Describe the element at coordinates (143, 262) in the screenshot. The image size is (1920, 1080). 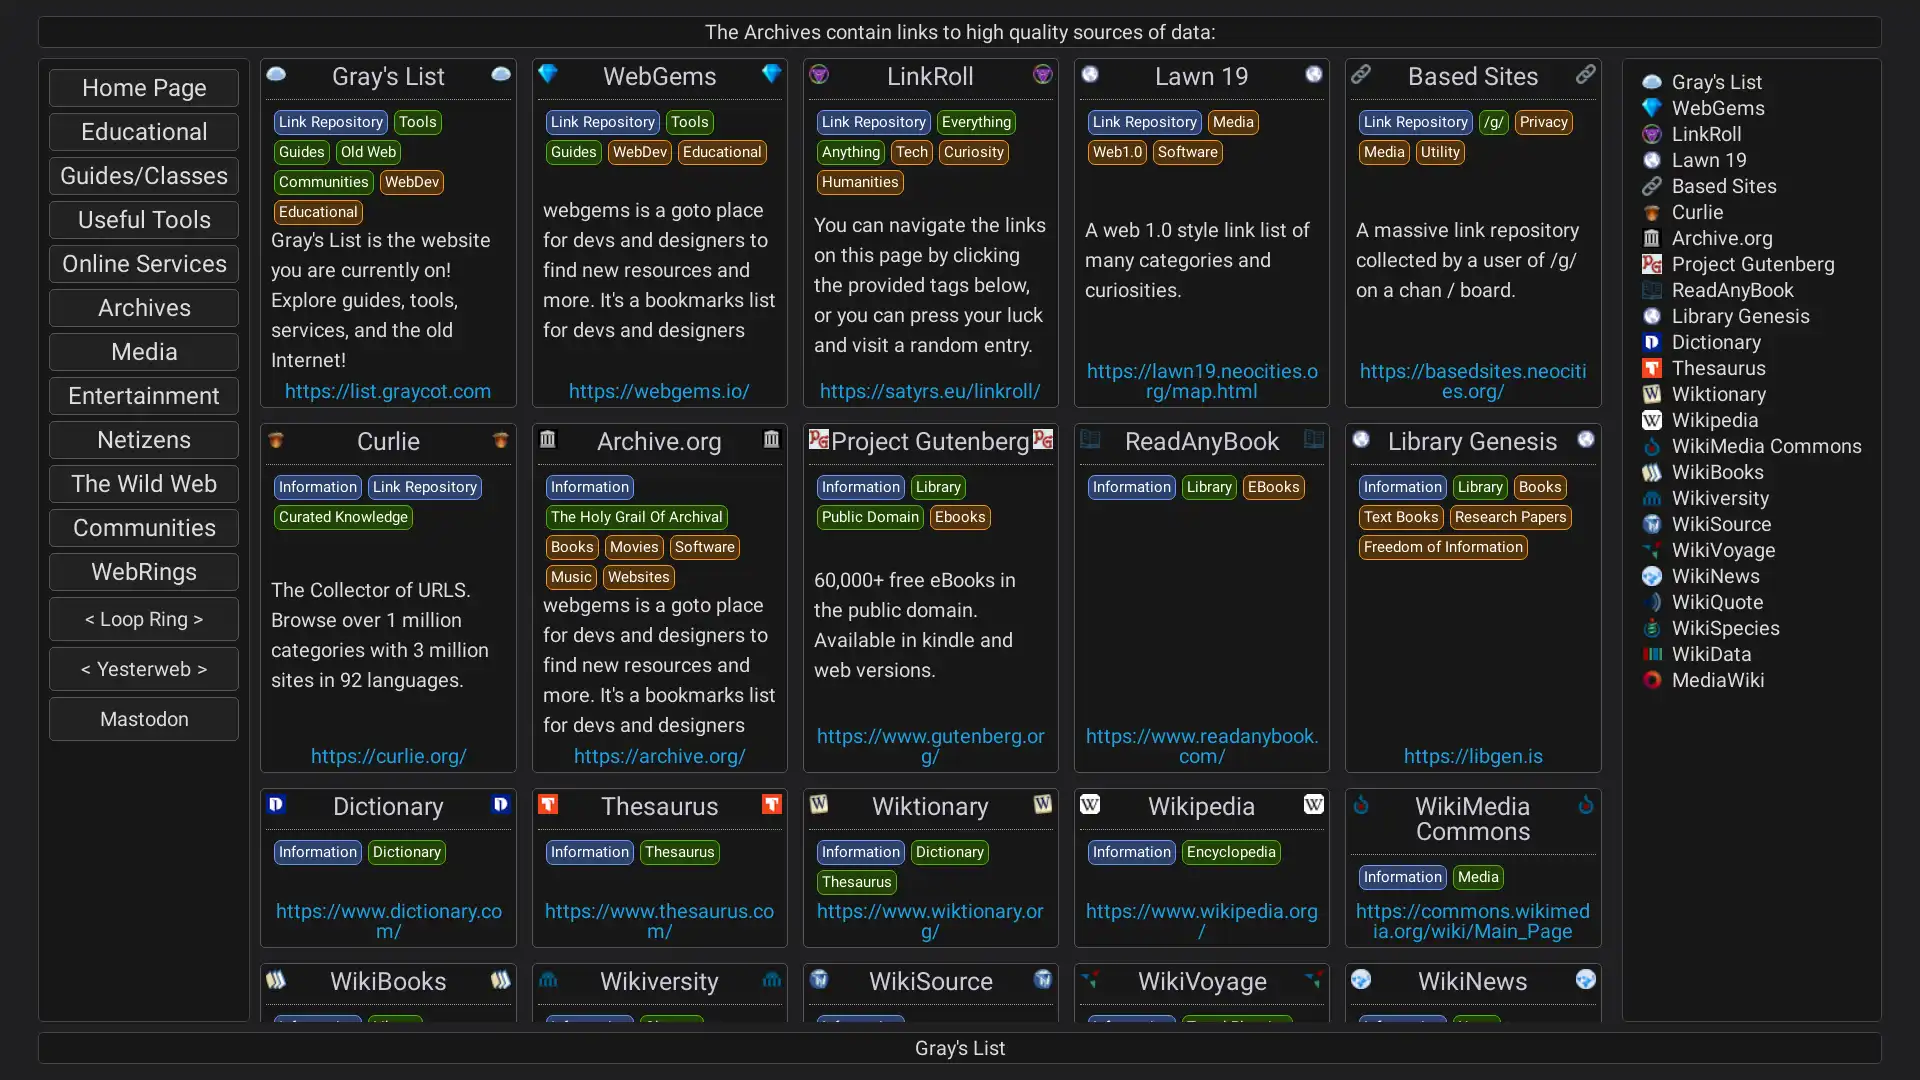
I see `Online Services` at that location.